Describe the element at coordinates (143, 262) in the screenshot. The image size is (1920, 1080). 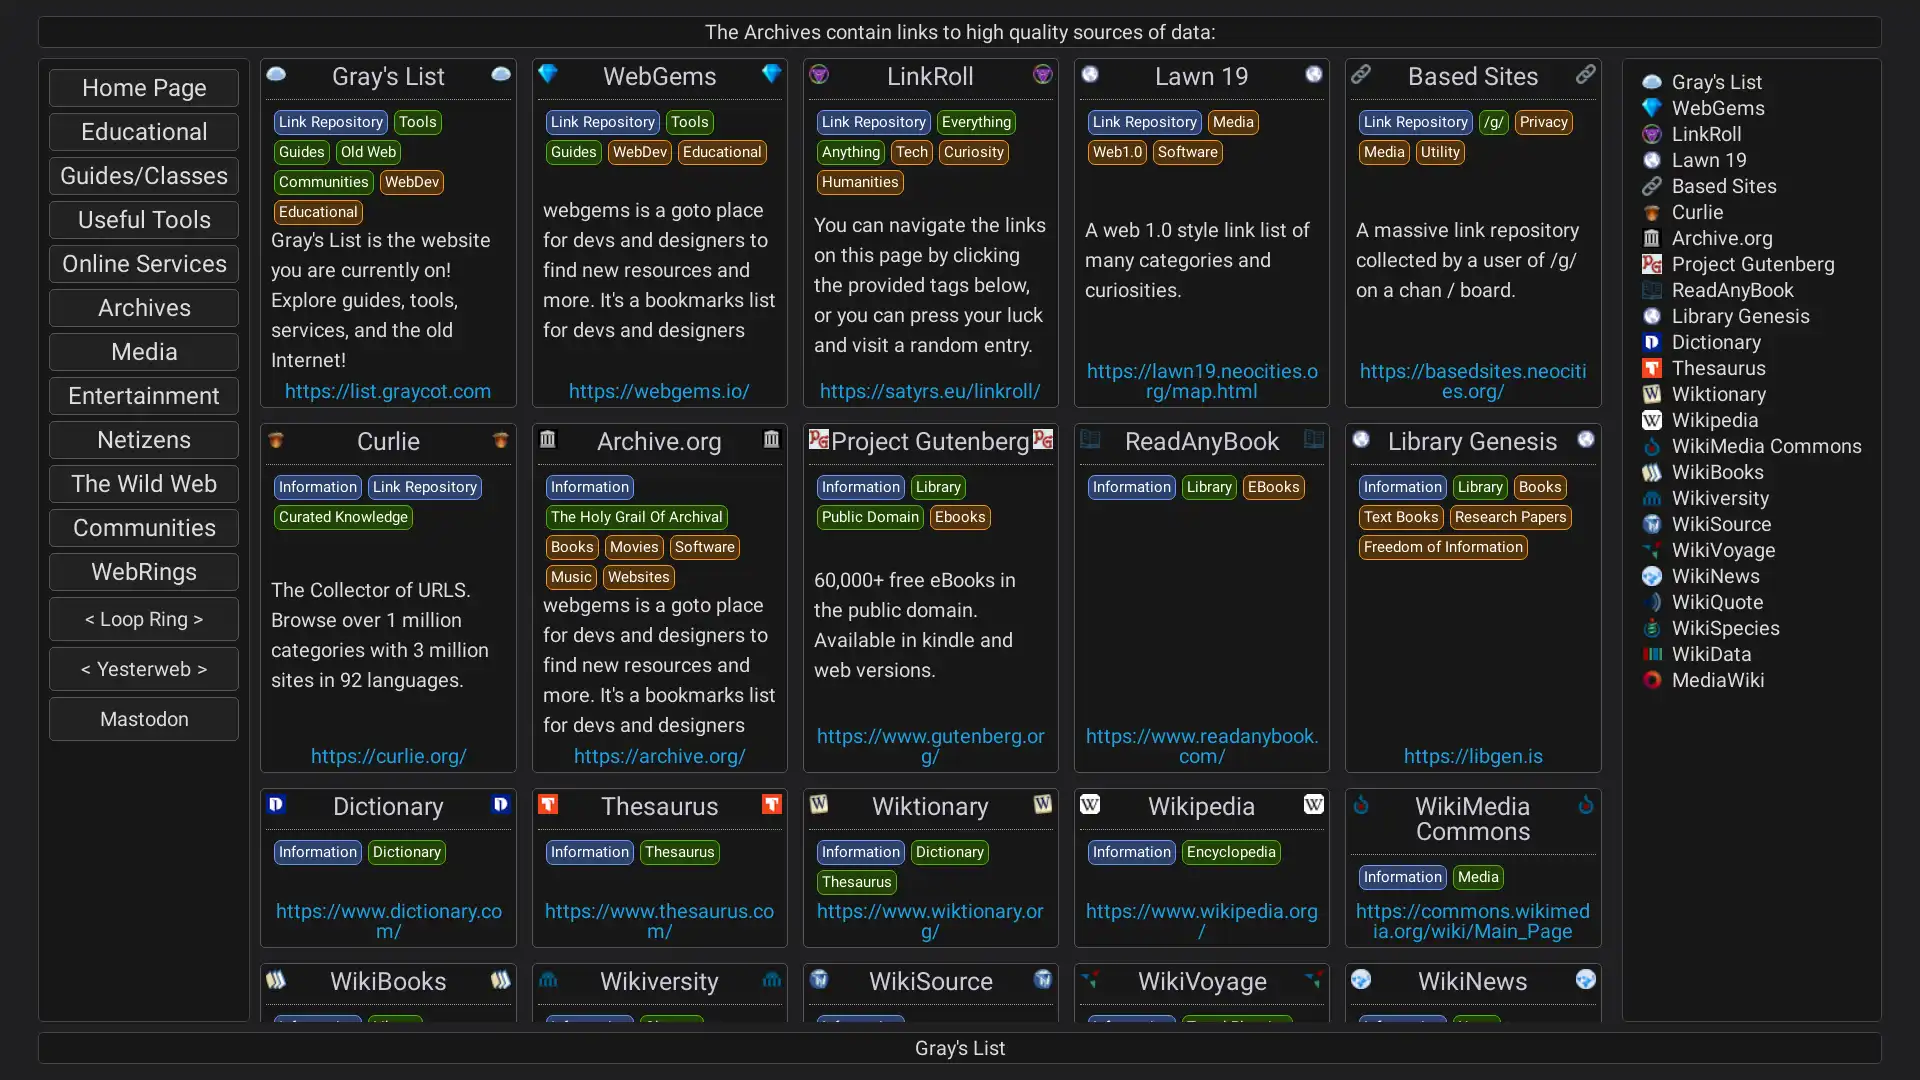
I see `Online Services` at that location.